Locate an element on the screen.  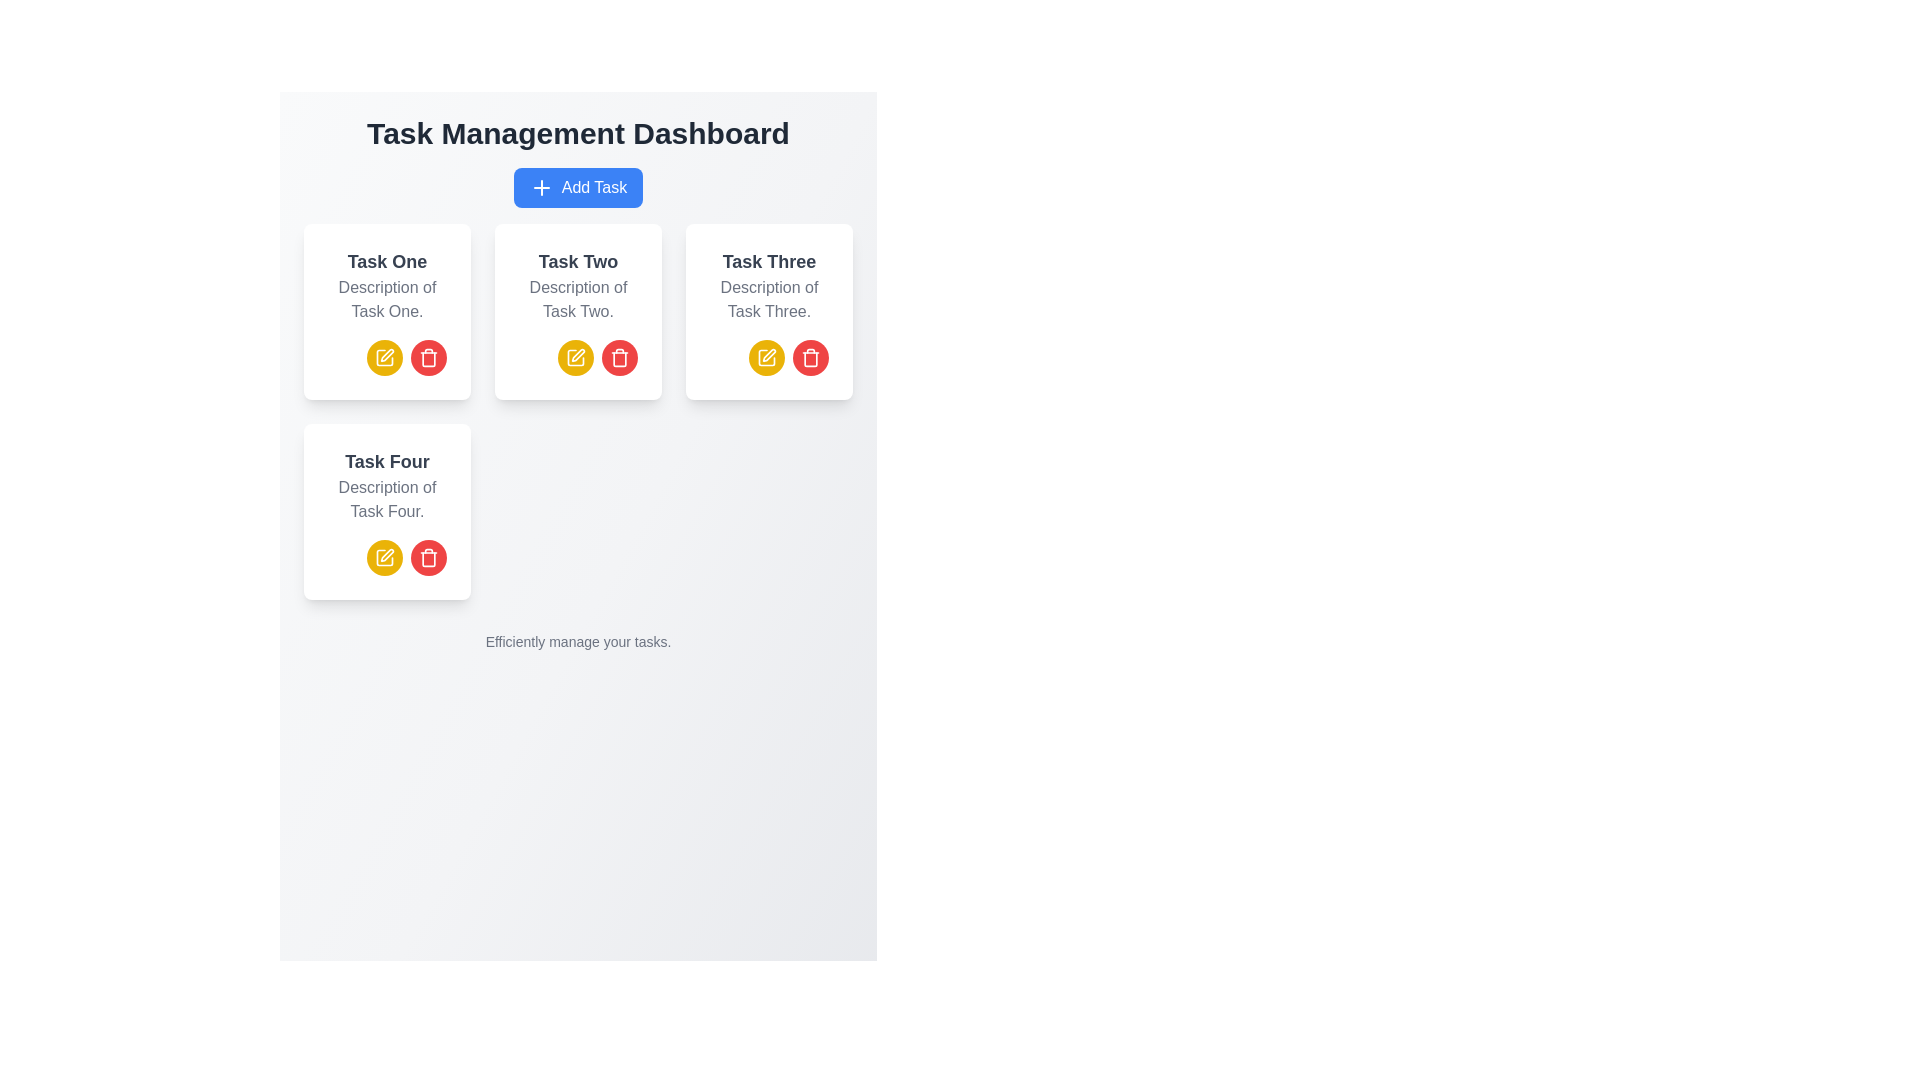
the red circular button with a white trash icon, the rightmost button at the bottom-right of the task card titled 'Task One', to change its appearance is located at coordinates (427, 357).